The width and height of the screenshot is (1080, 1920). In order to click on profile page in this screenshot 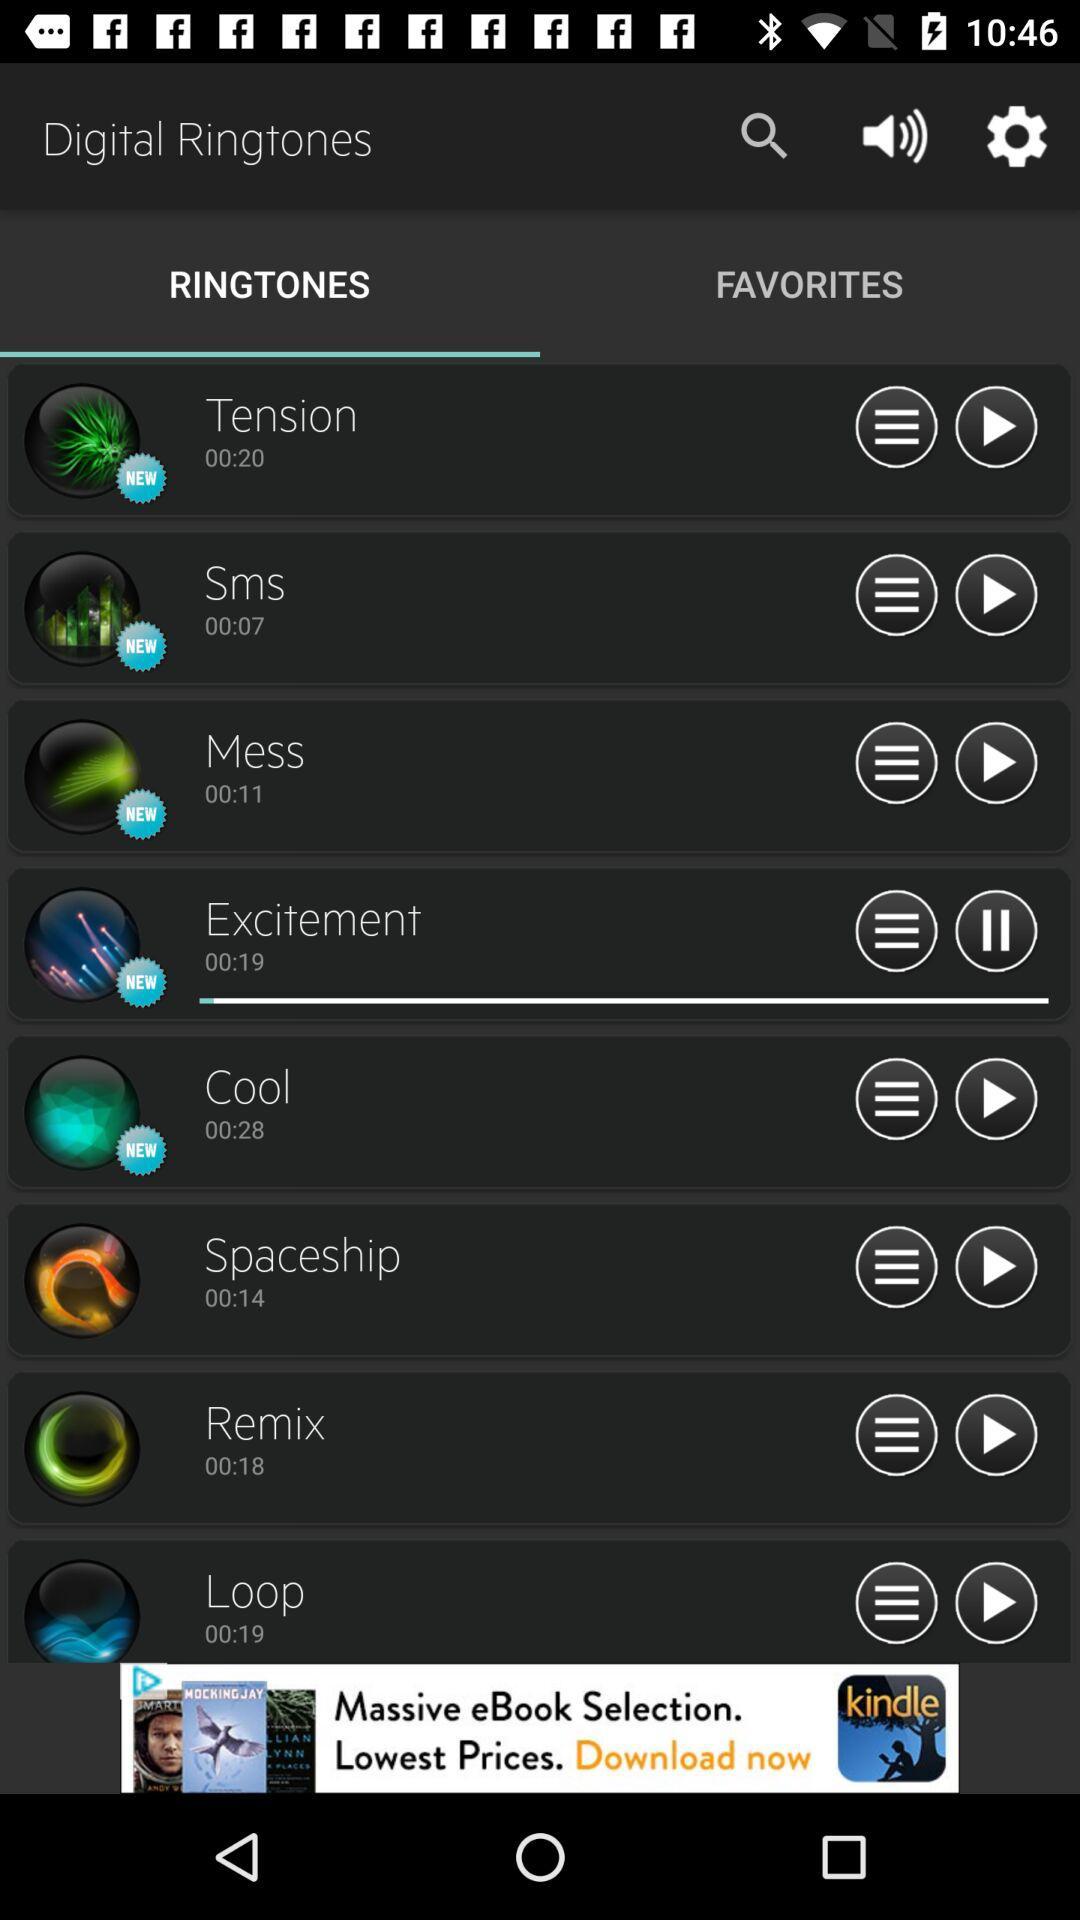, I will do `click(80, 608)`.